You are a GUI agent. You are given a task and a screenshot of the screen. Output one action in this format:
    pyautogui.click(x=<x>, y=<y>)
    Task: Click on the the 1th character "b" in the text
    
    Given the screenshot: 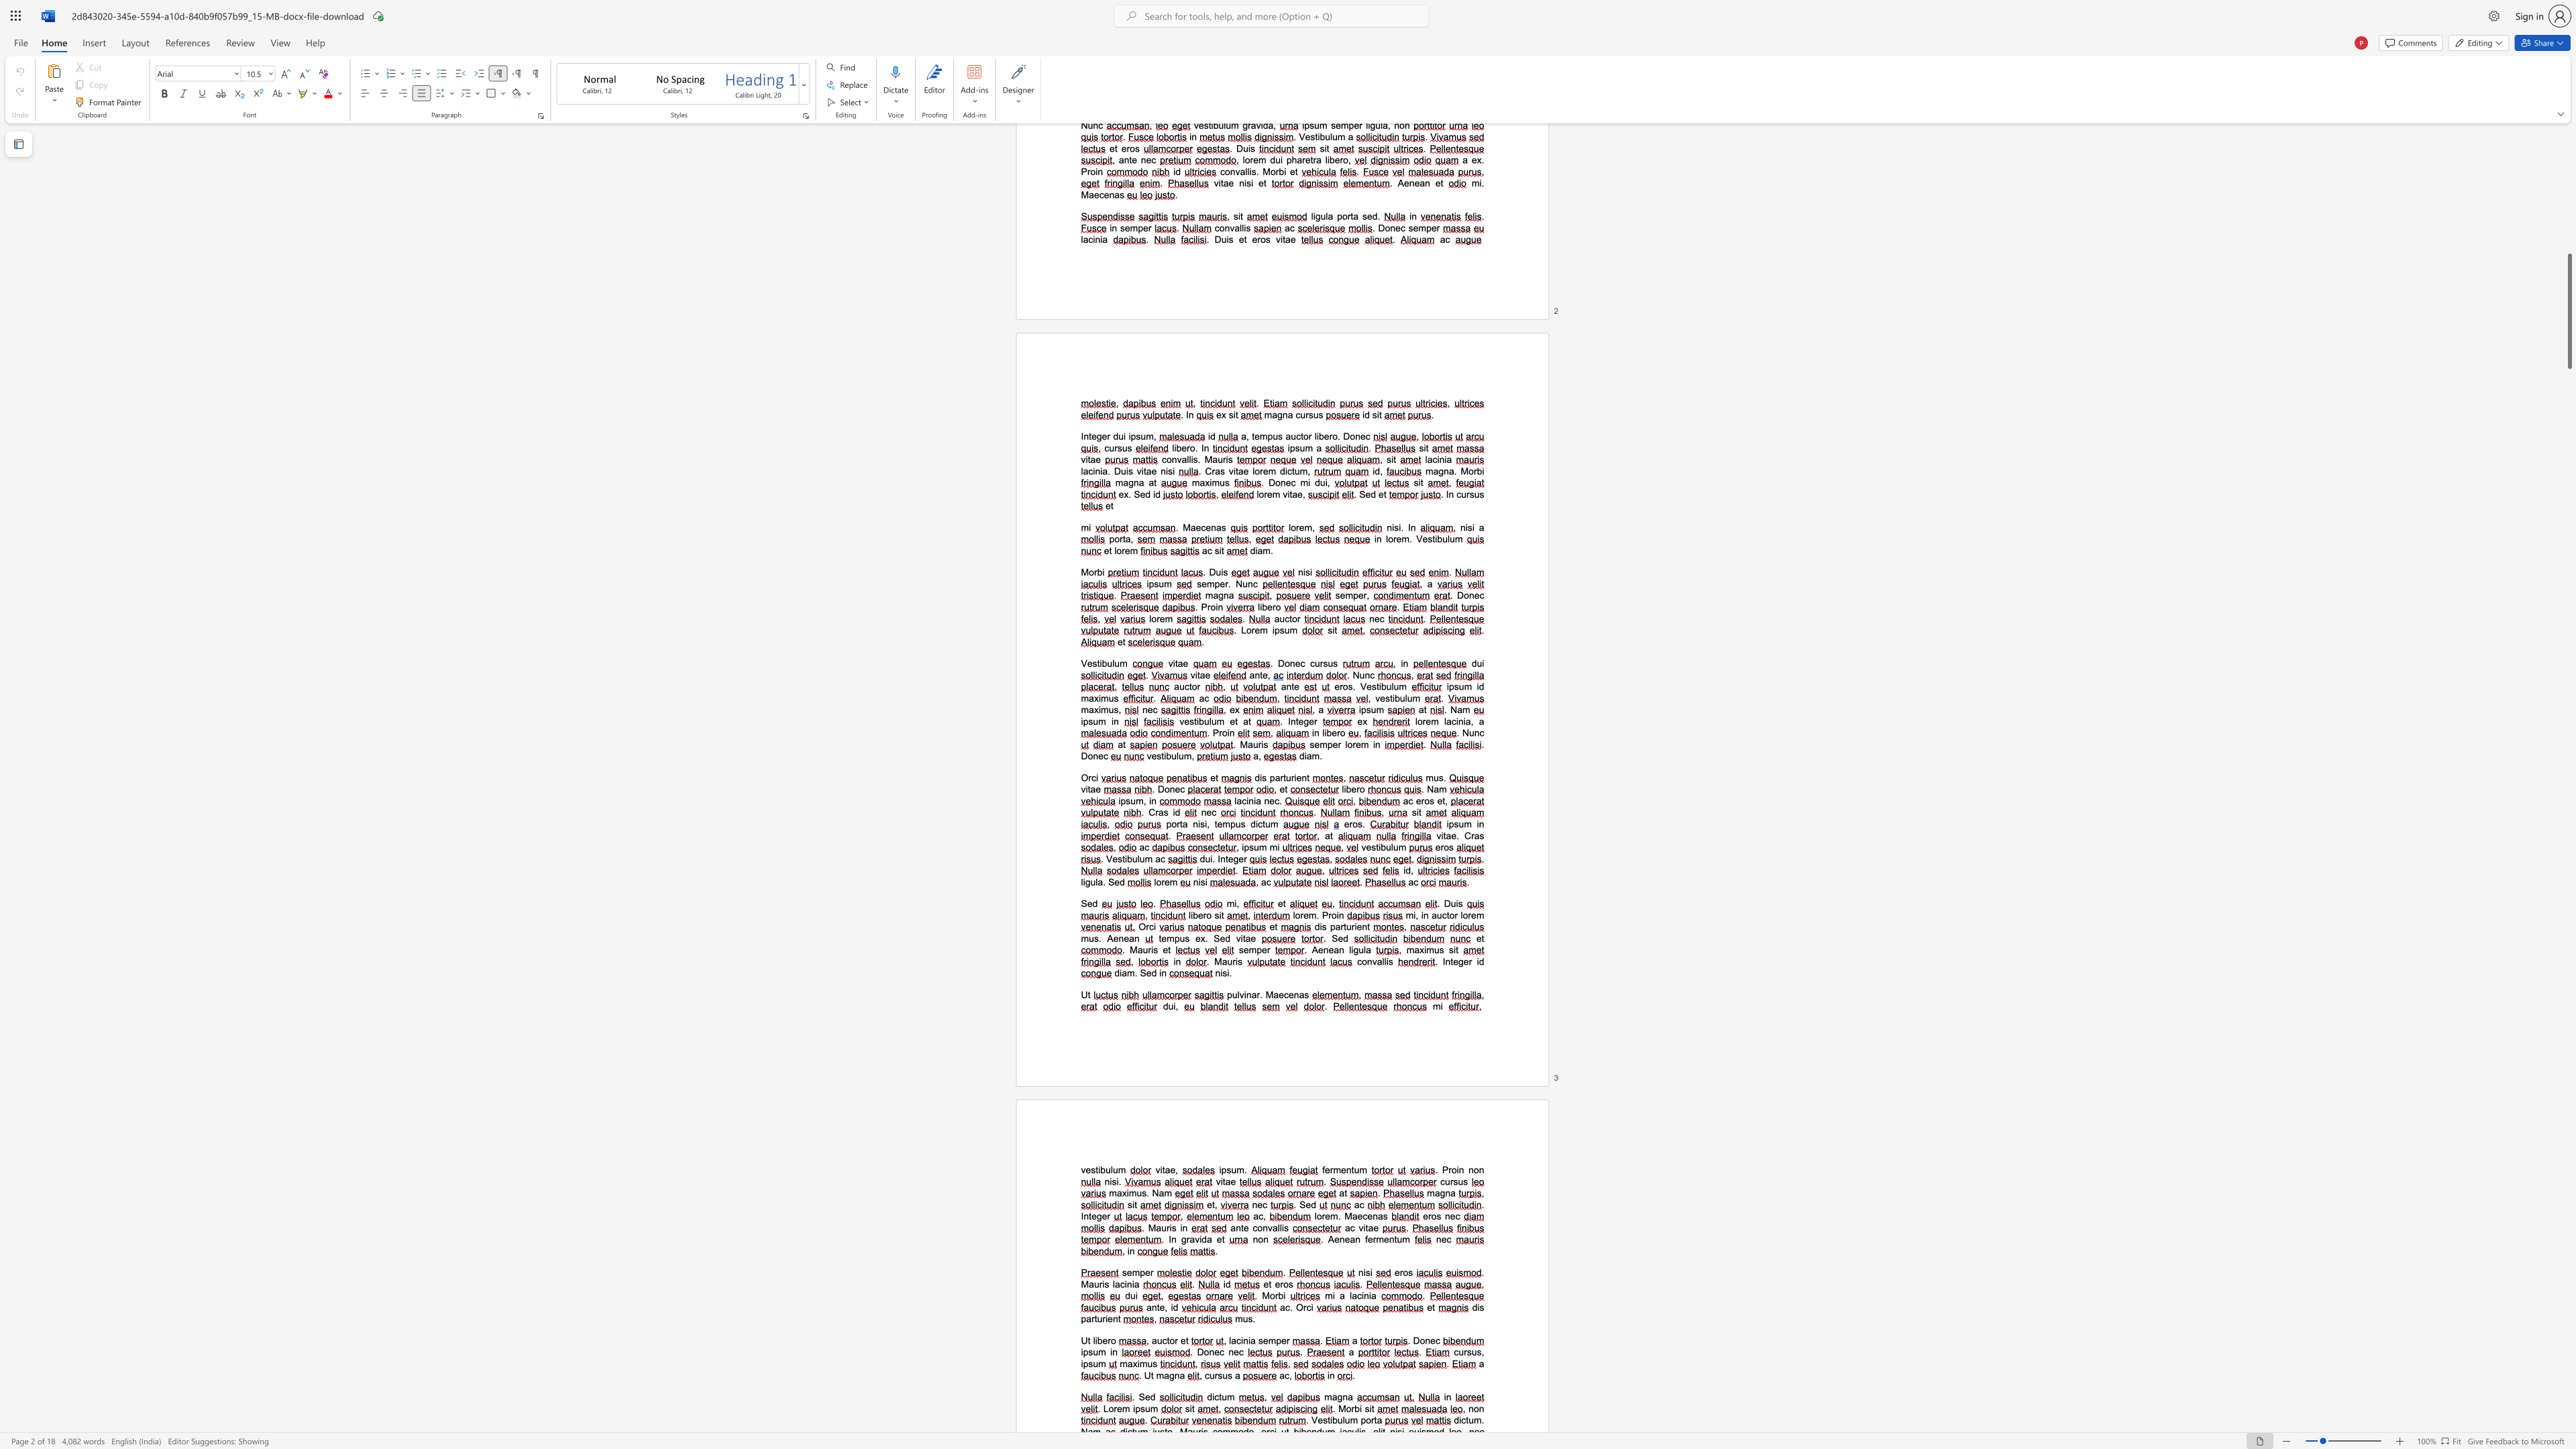 What is the action you would take?
    pyautogui.click(x=1383, y=847)
    